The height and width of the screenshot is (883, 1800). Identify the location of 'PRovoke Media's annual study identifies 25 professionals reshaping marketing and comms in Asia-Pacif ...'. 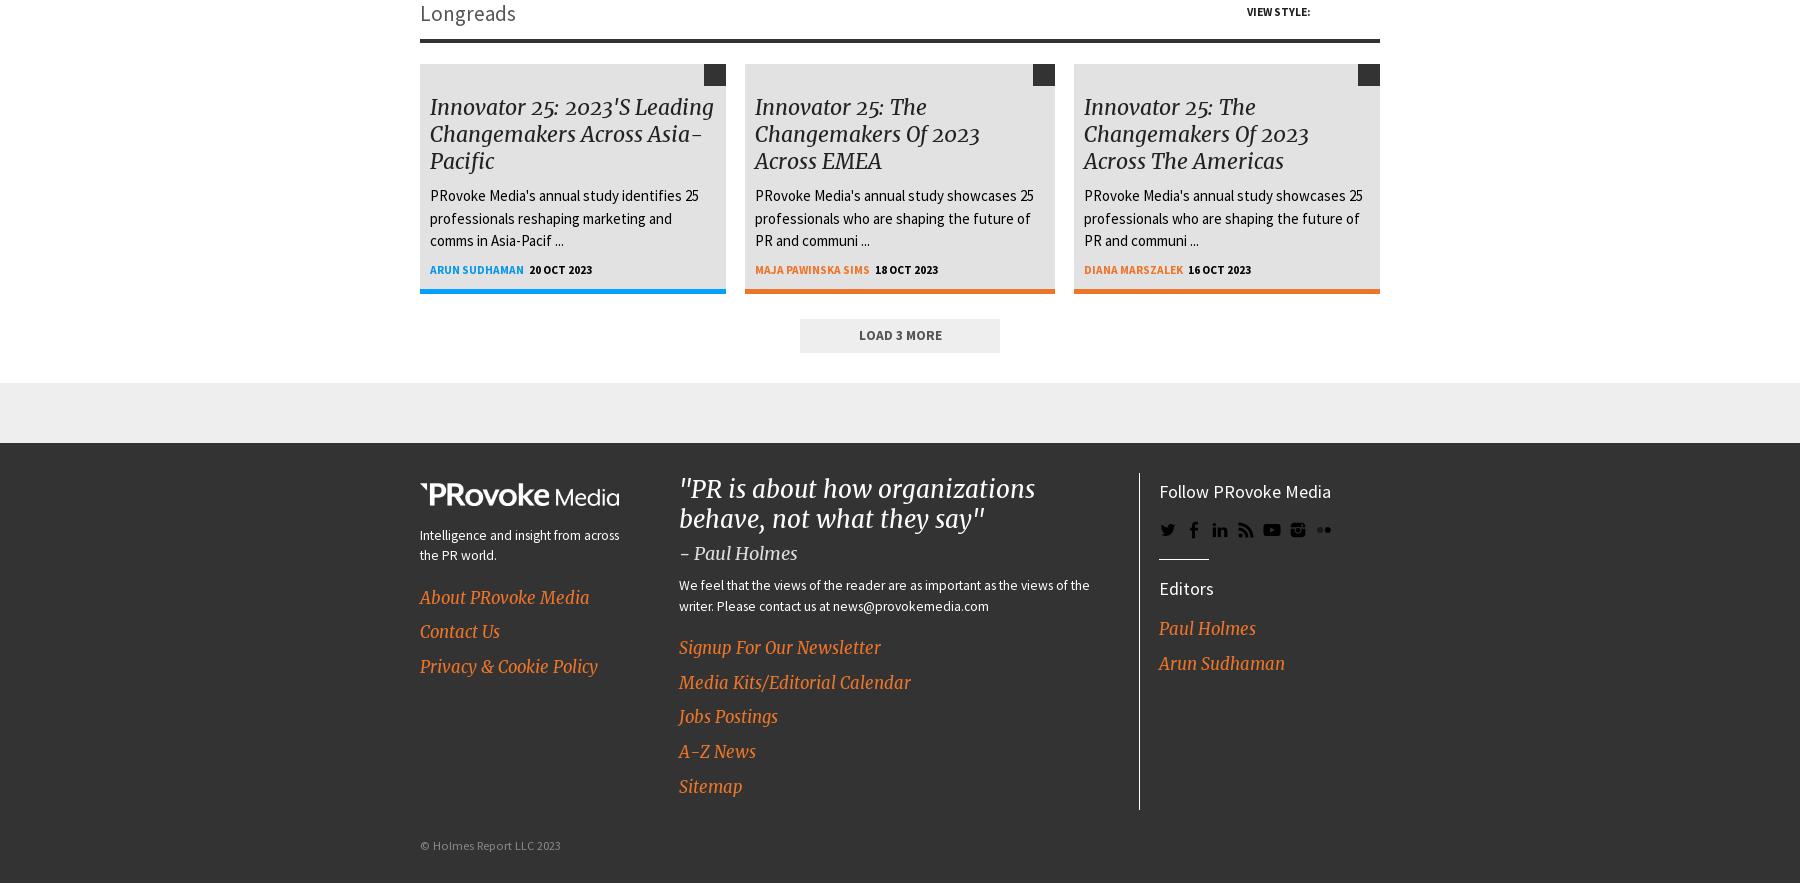
(430, 218).